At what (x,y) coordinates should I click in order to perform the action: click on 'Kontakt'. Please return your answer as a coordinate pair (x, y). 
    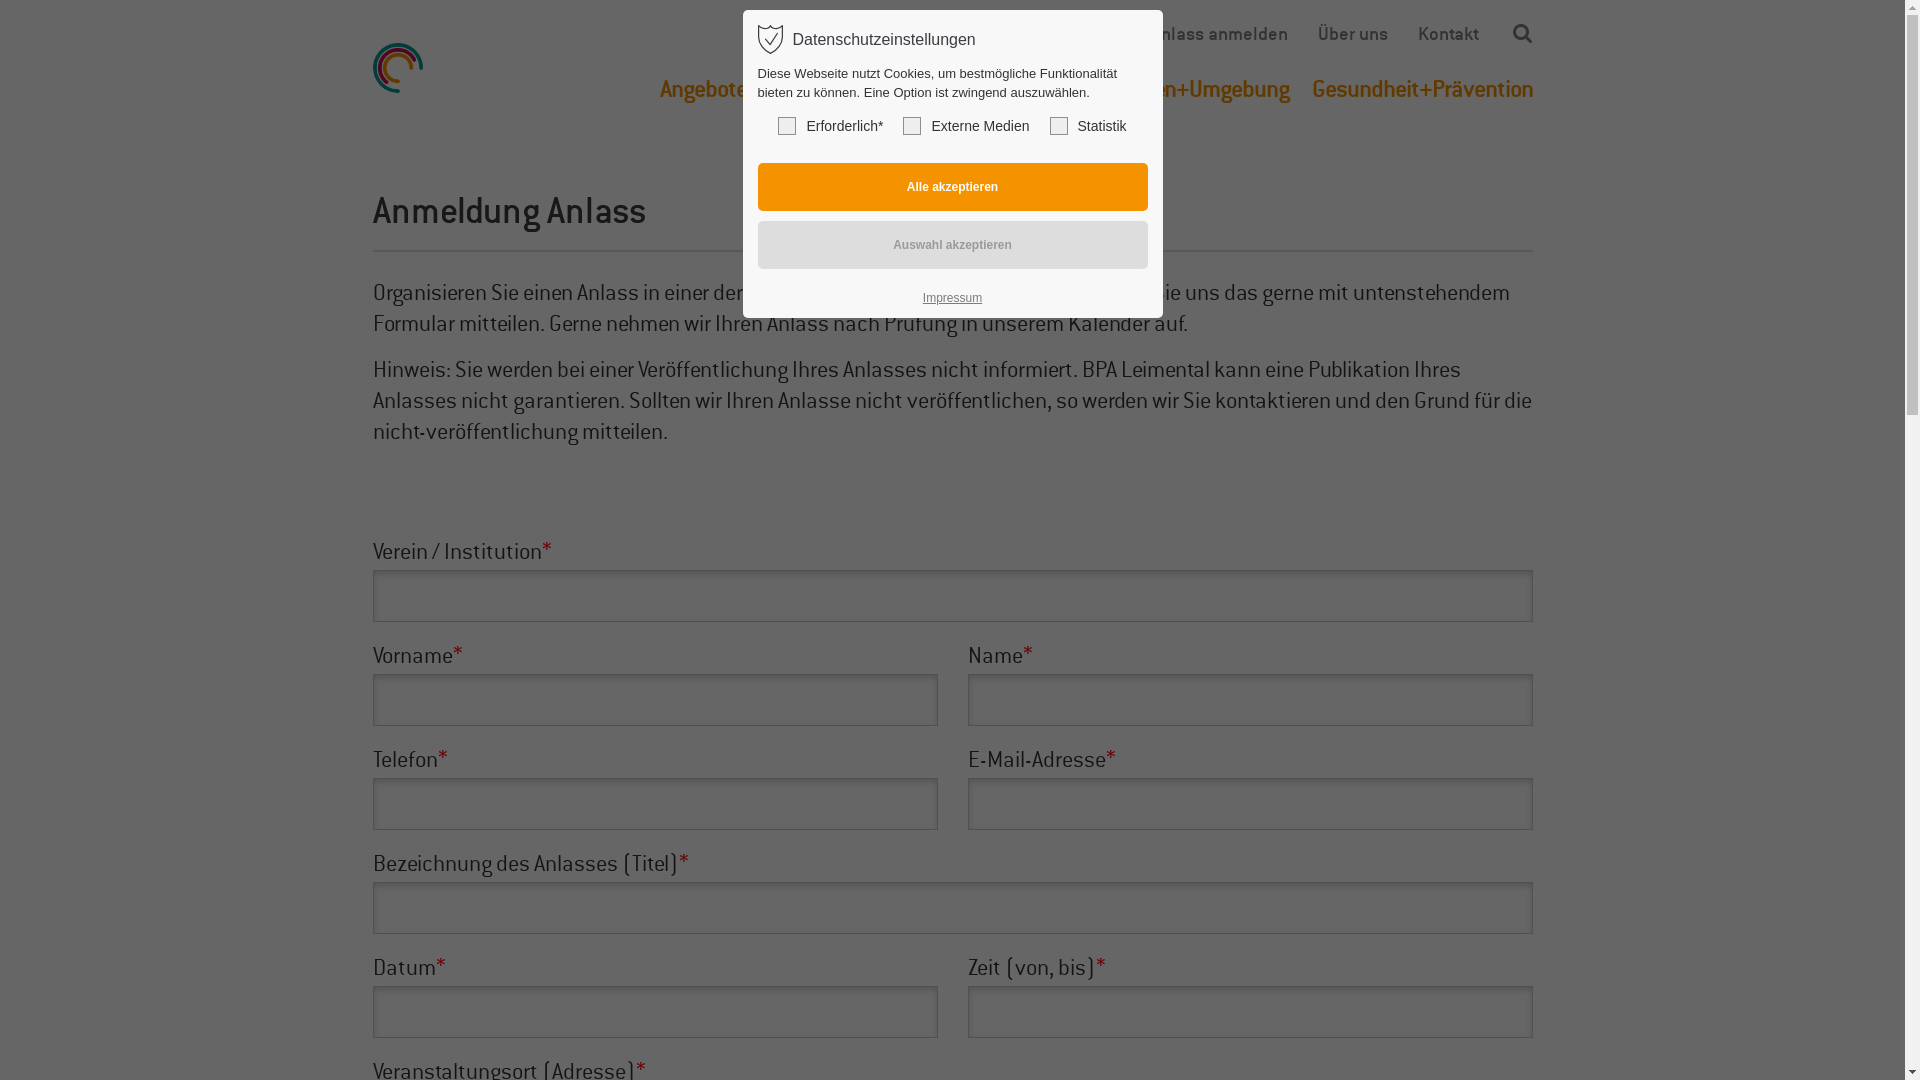
    Looking at the image, I should click on (1416, 33).